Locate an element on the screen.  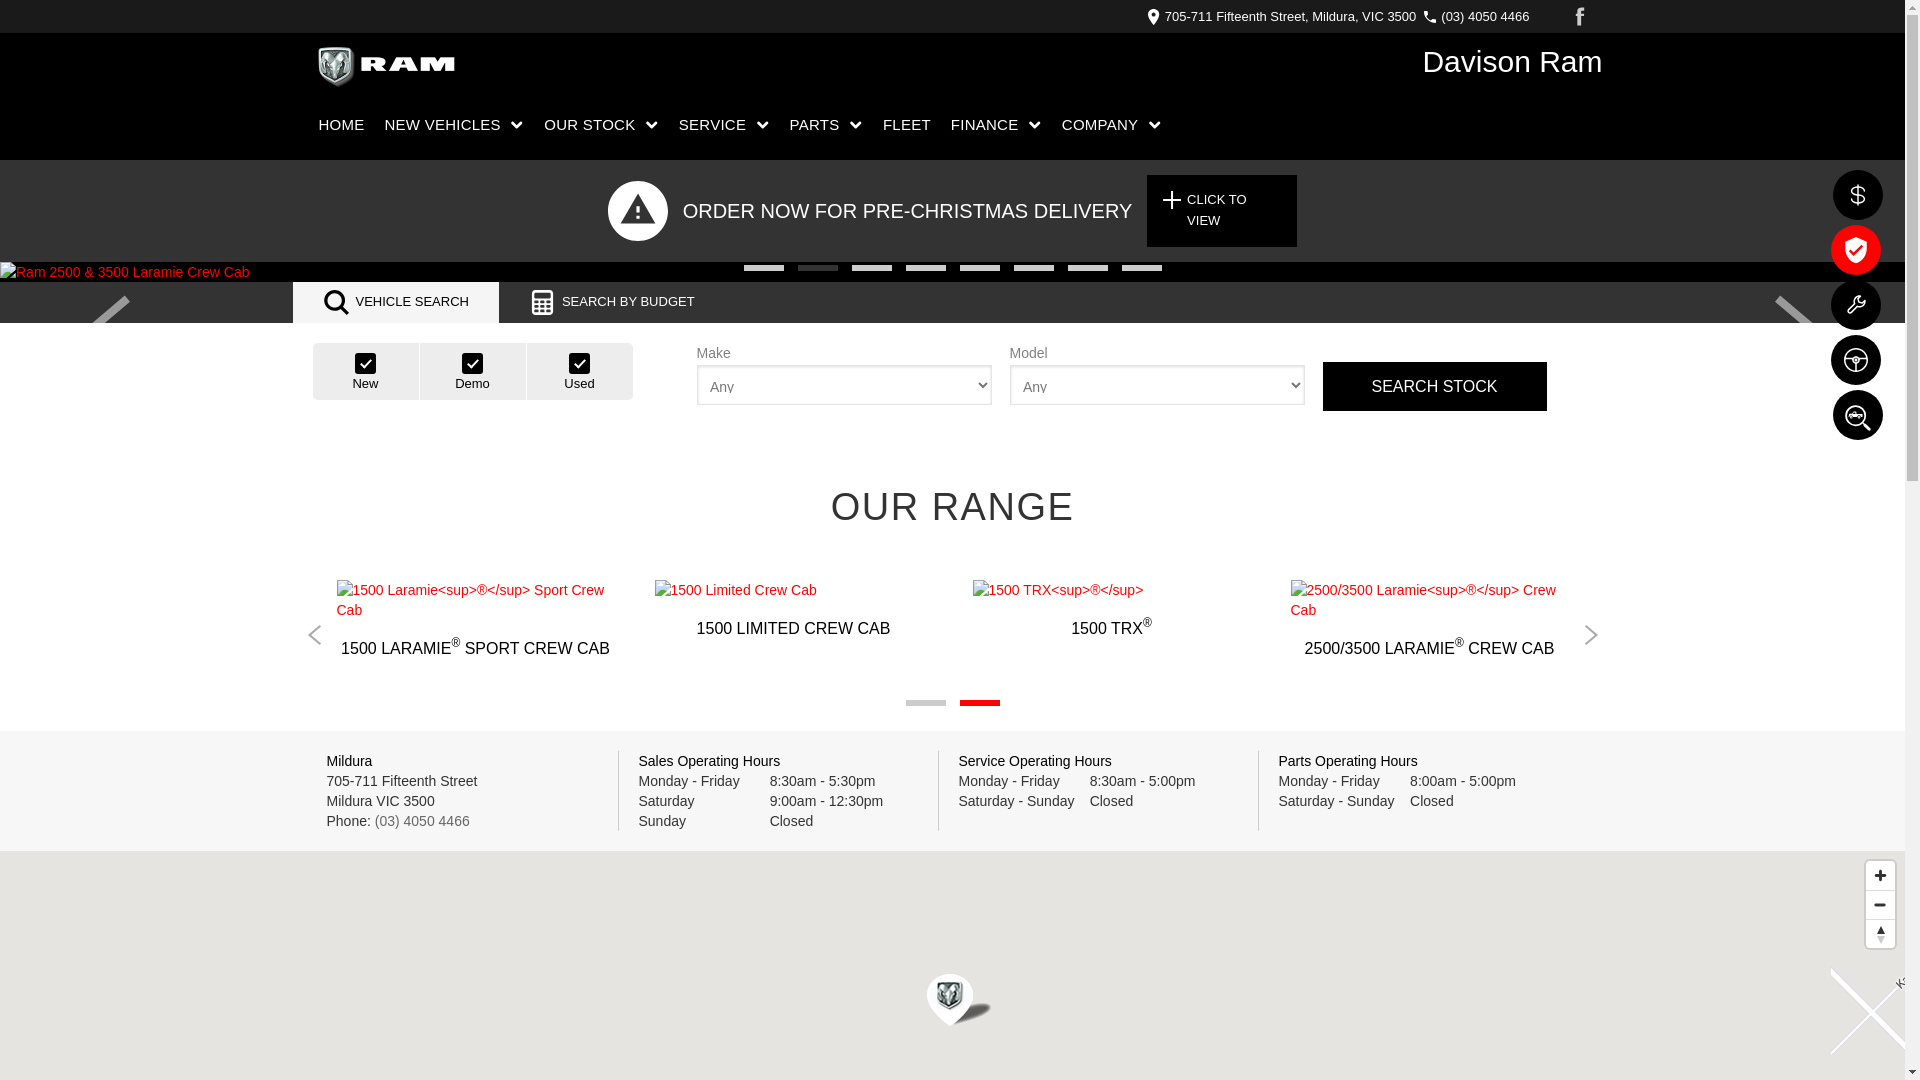
'SEARCH STOCK' is located at coordinates (1321, 386).